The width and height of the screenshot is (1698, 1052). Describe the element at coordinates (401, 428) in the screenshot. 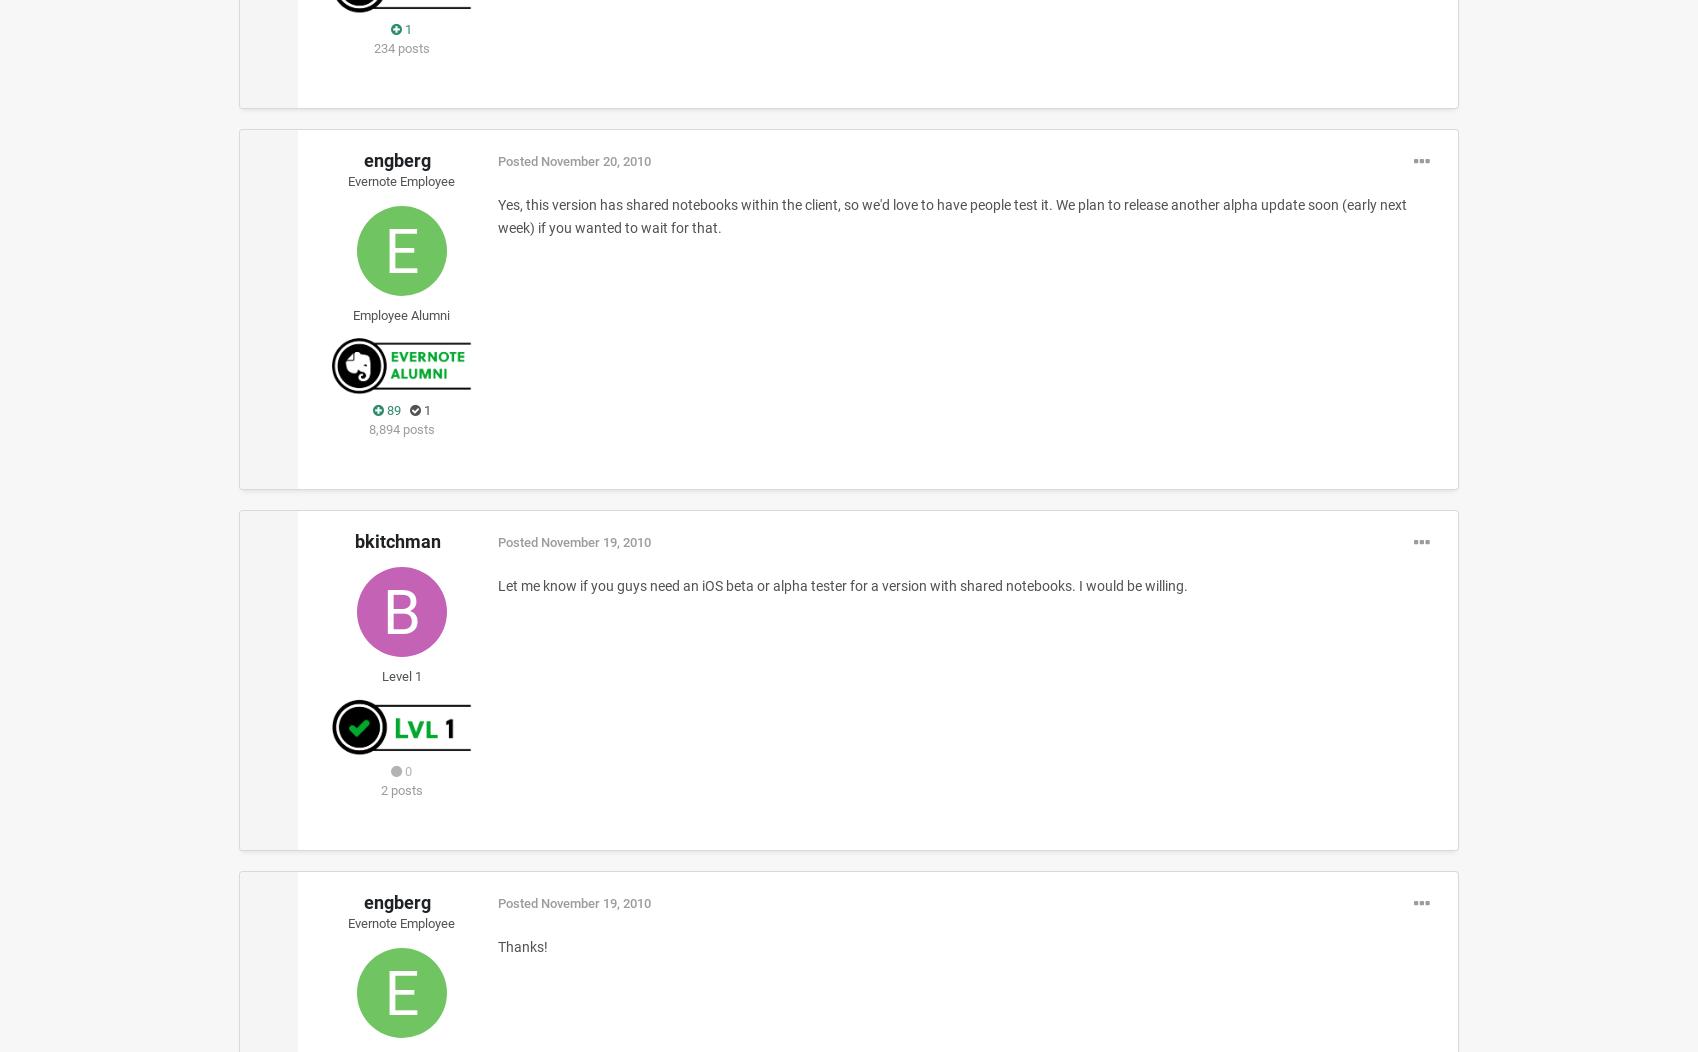

I see `'8,894 posts'` at that location.